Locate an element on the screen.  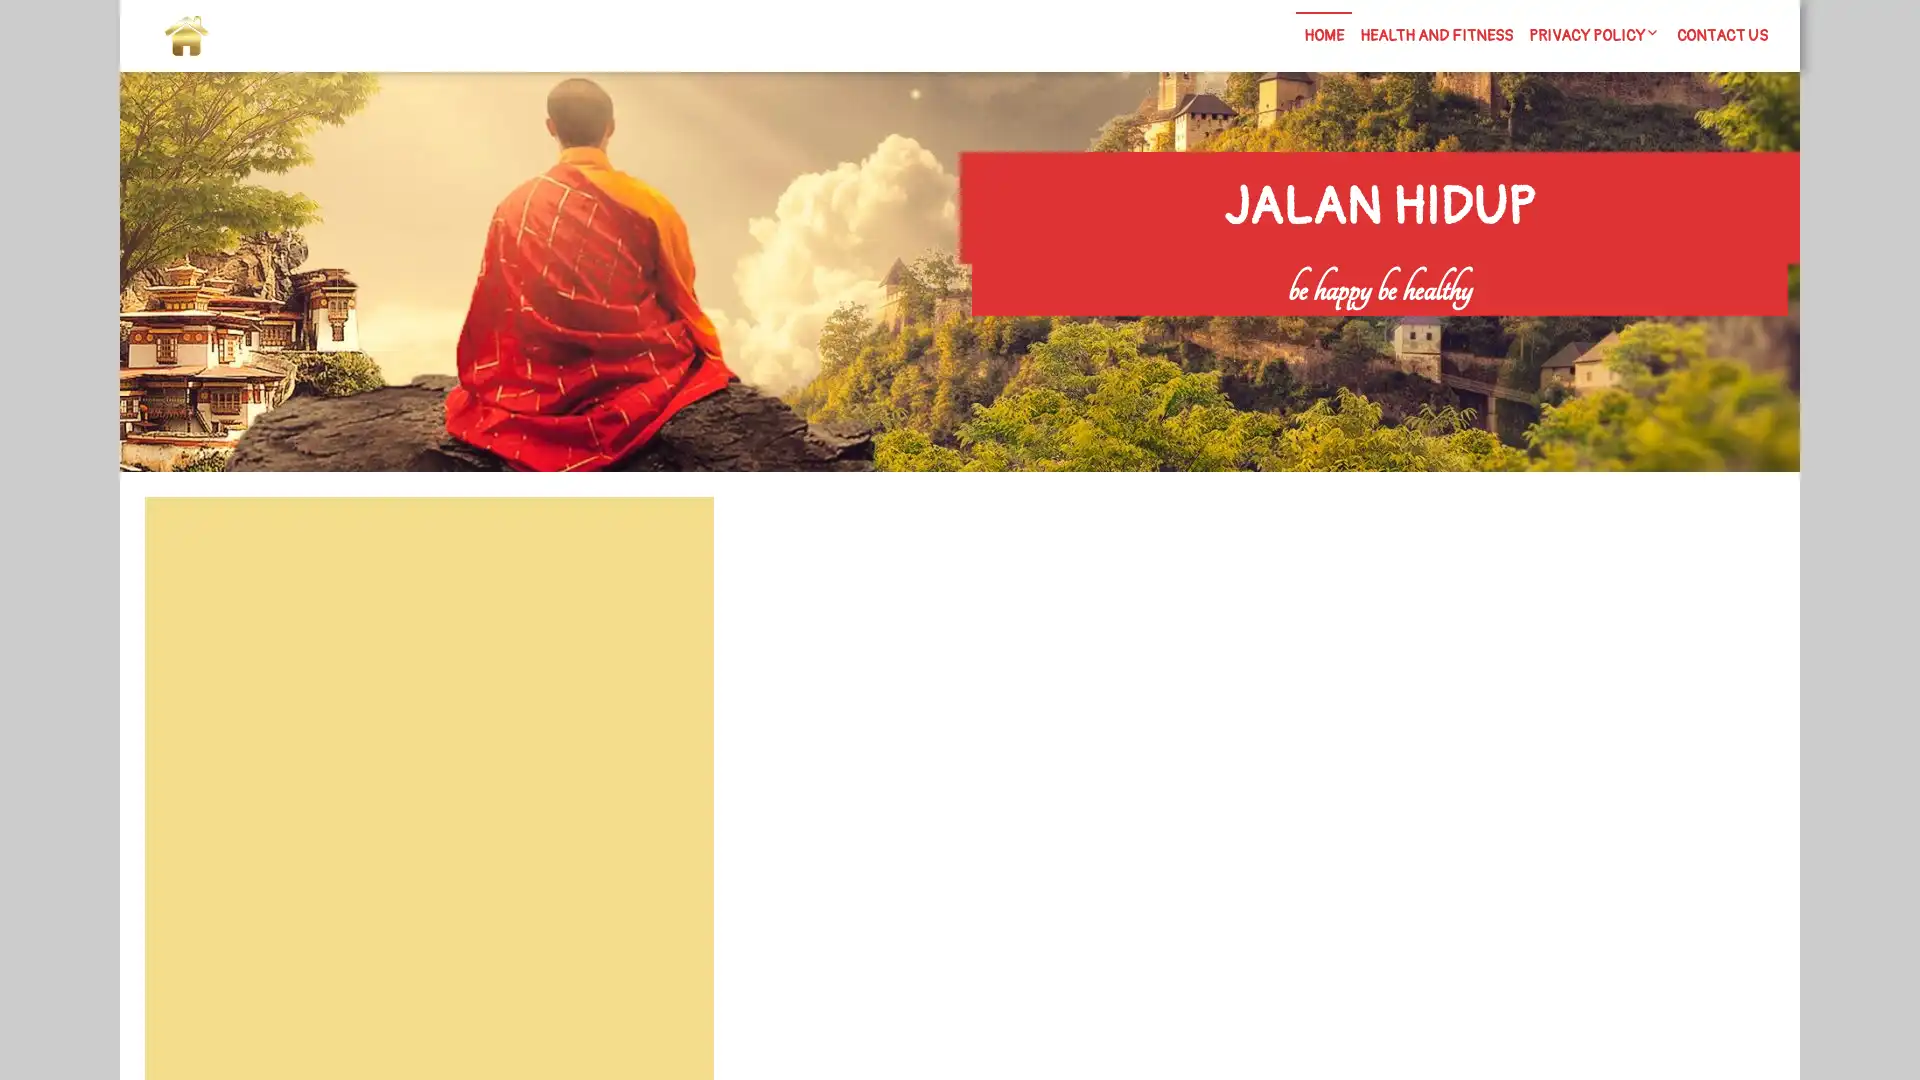
Search is located at coordinates (1557, 327).